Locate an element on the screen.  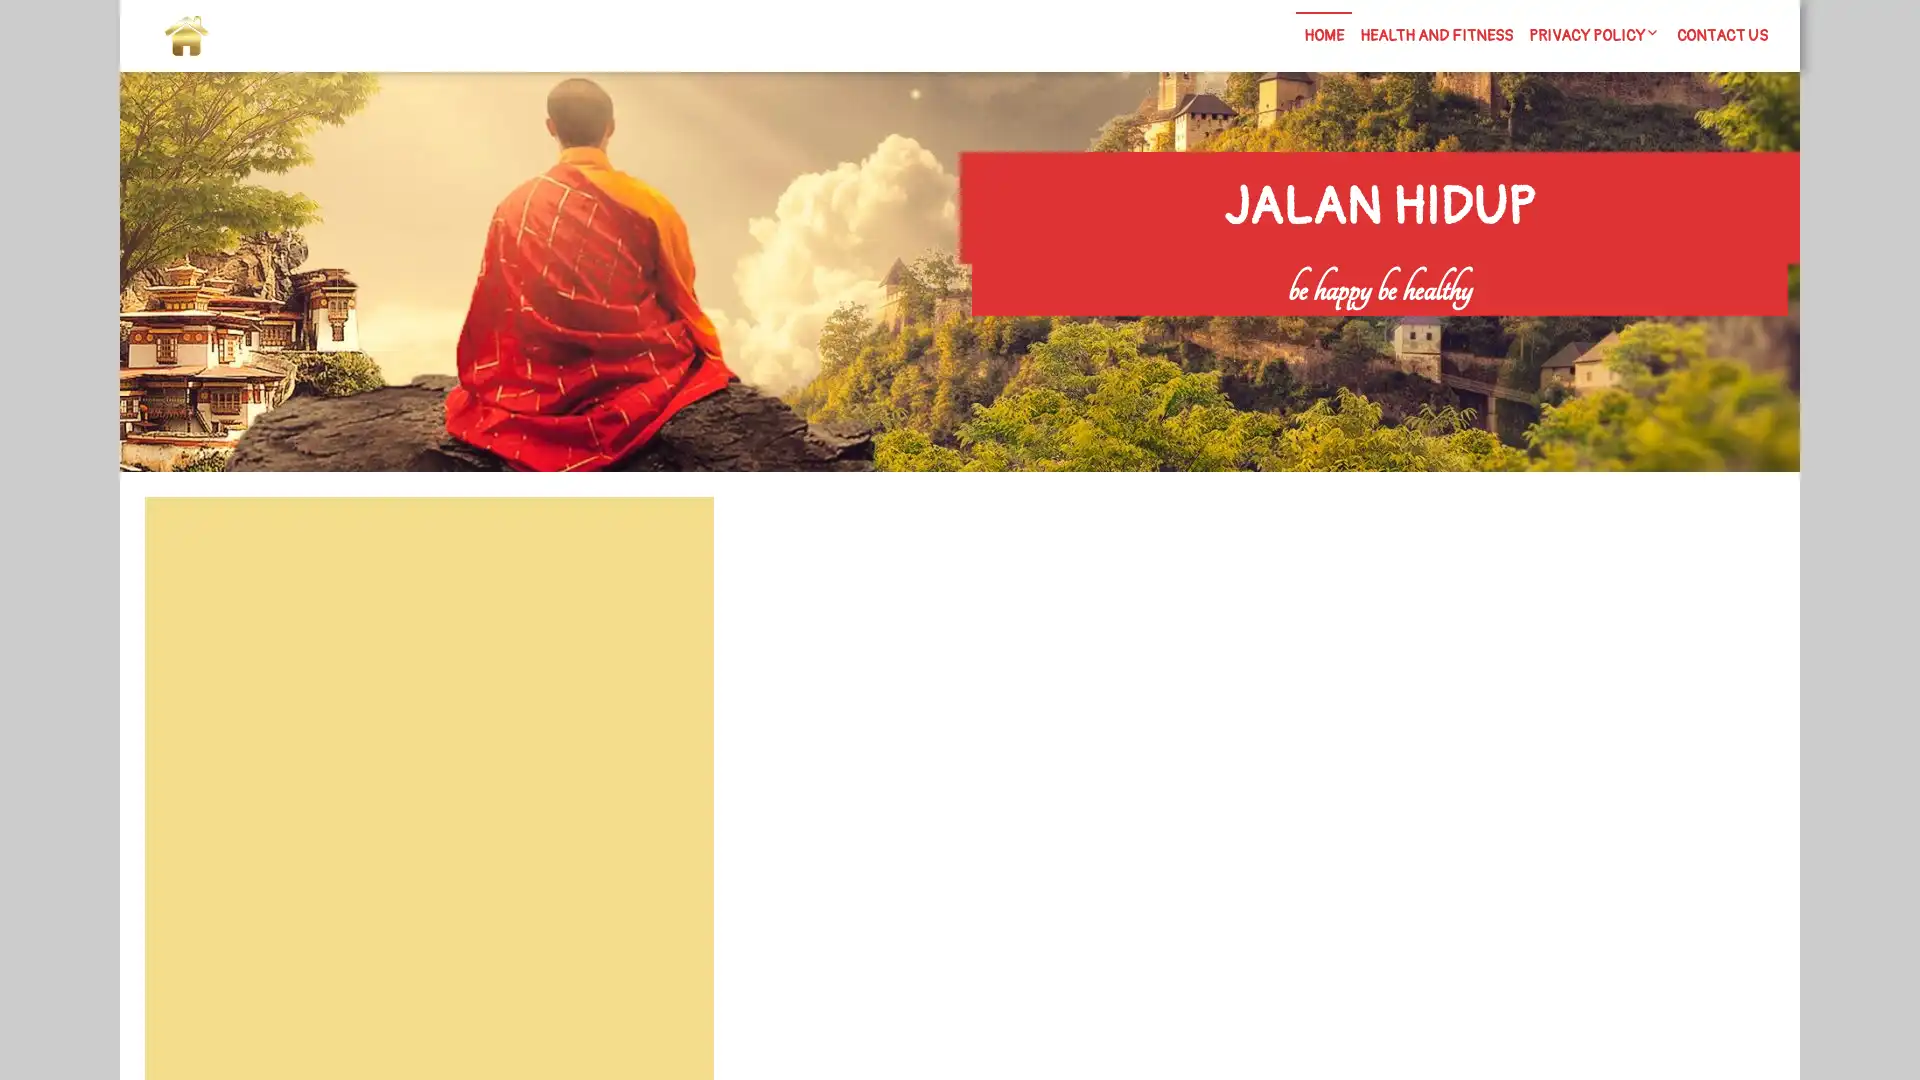
Search is located at coordinates (1557, 327).